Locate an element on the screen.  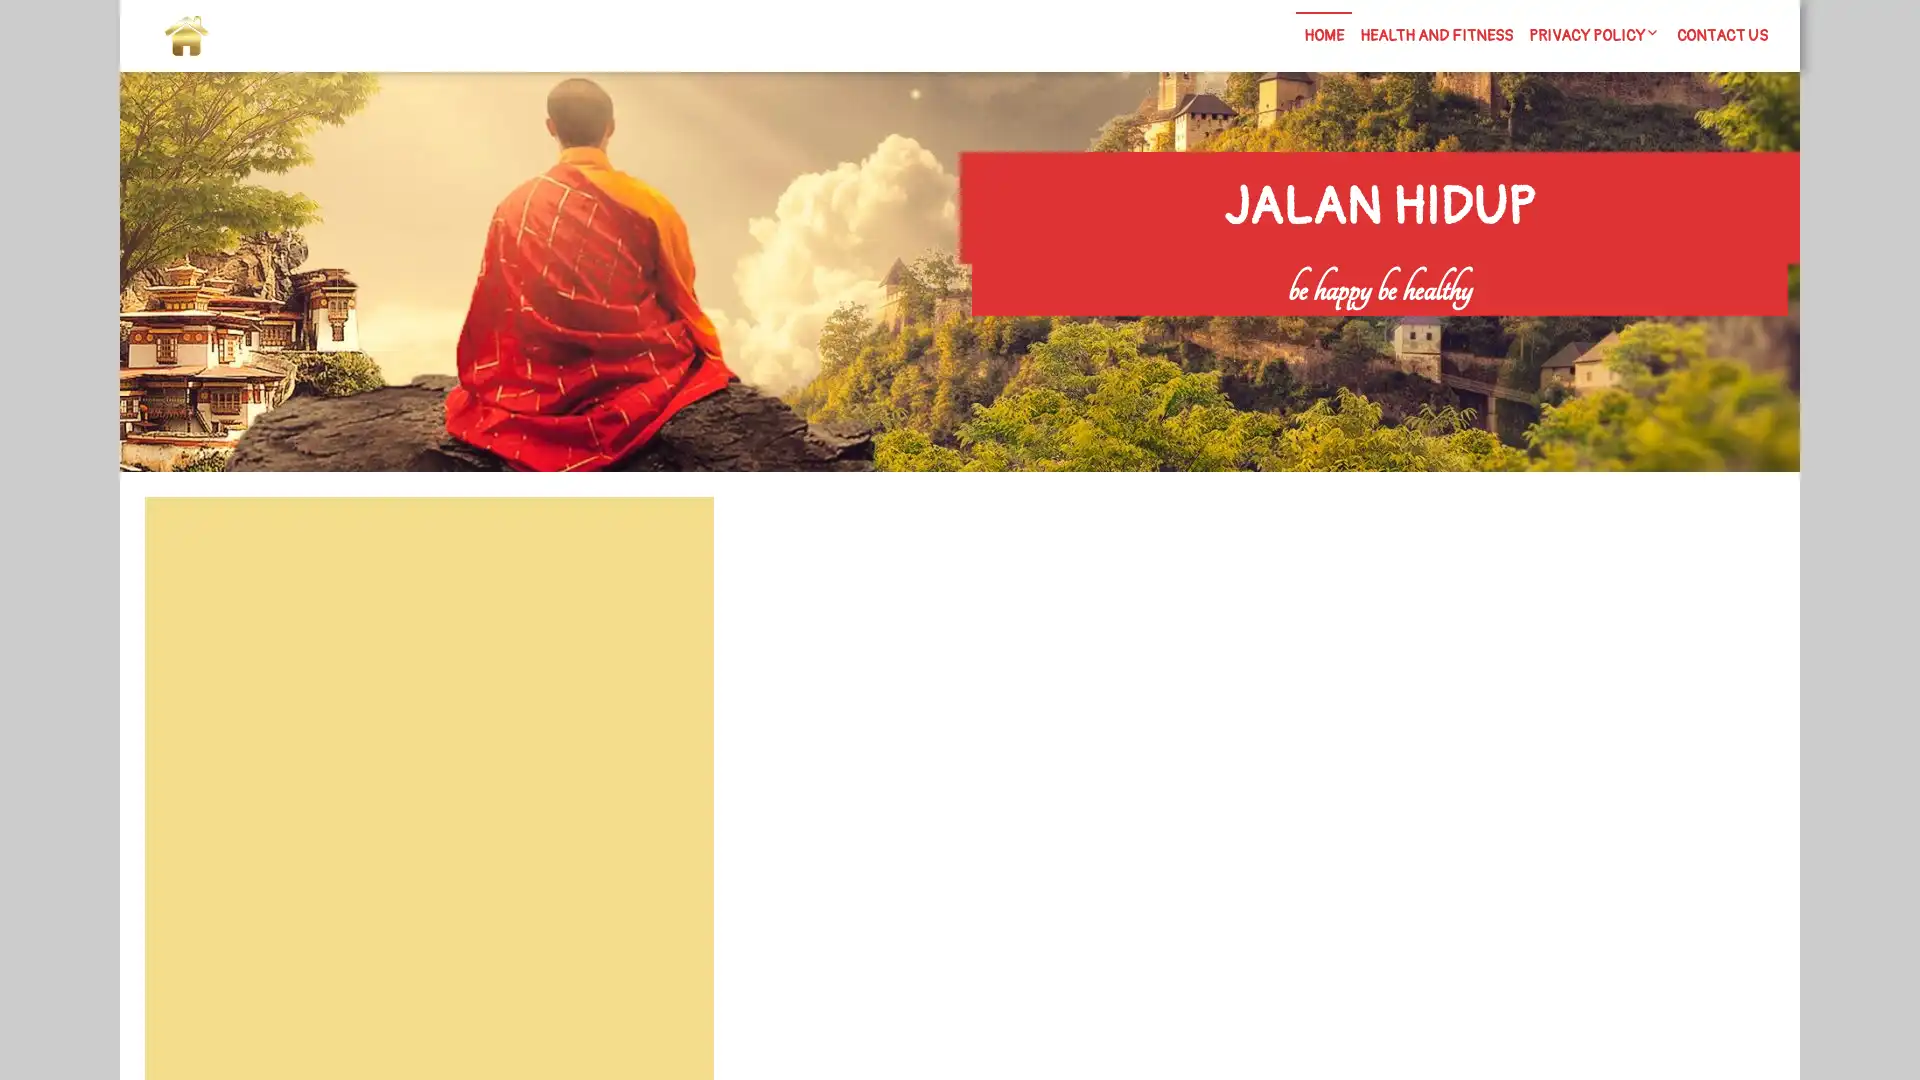
Search is located at coordinates (1557, 327).